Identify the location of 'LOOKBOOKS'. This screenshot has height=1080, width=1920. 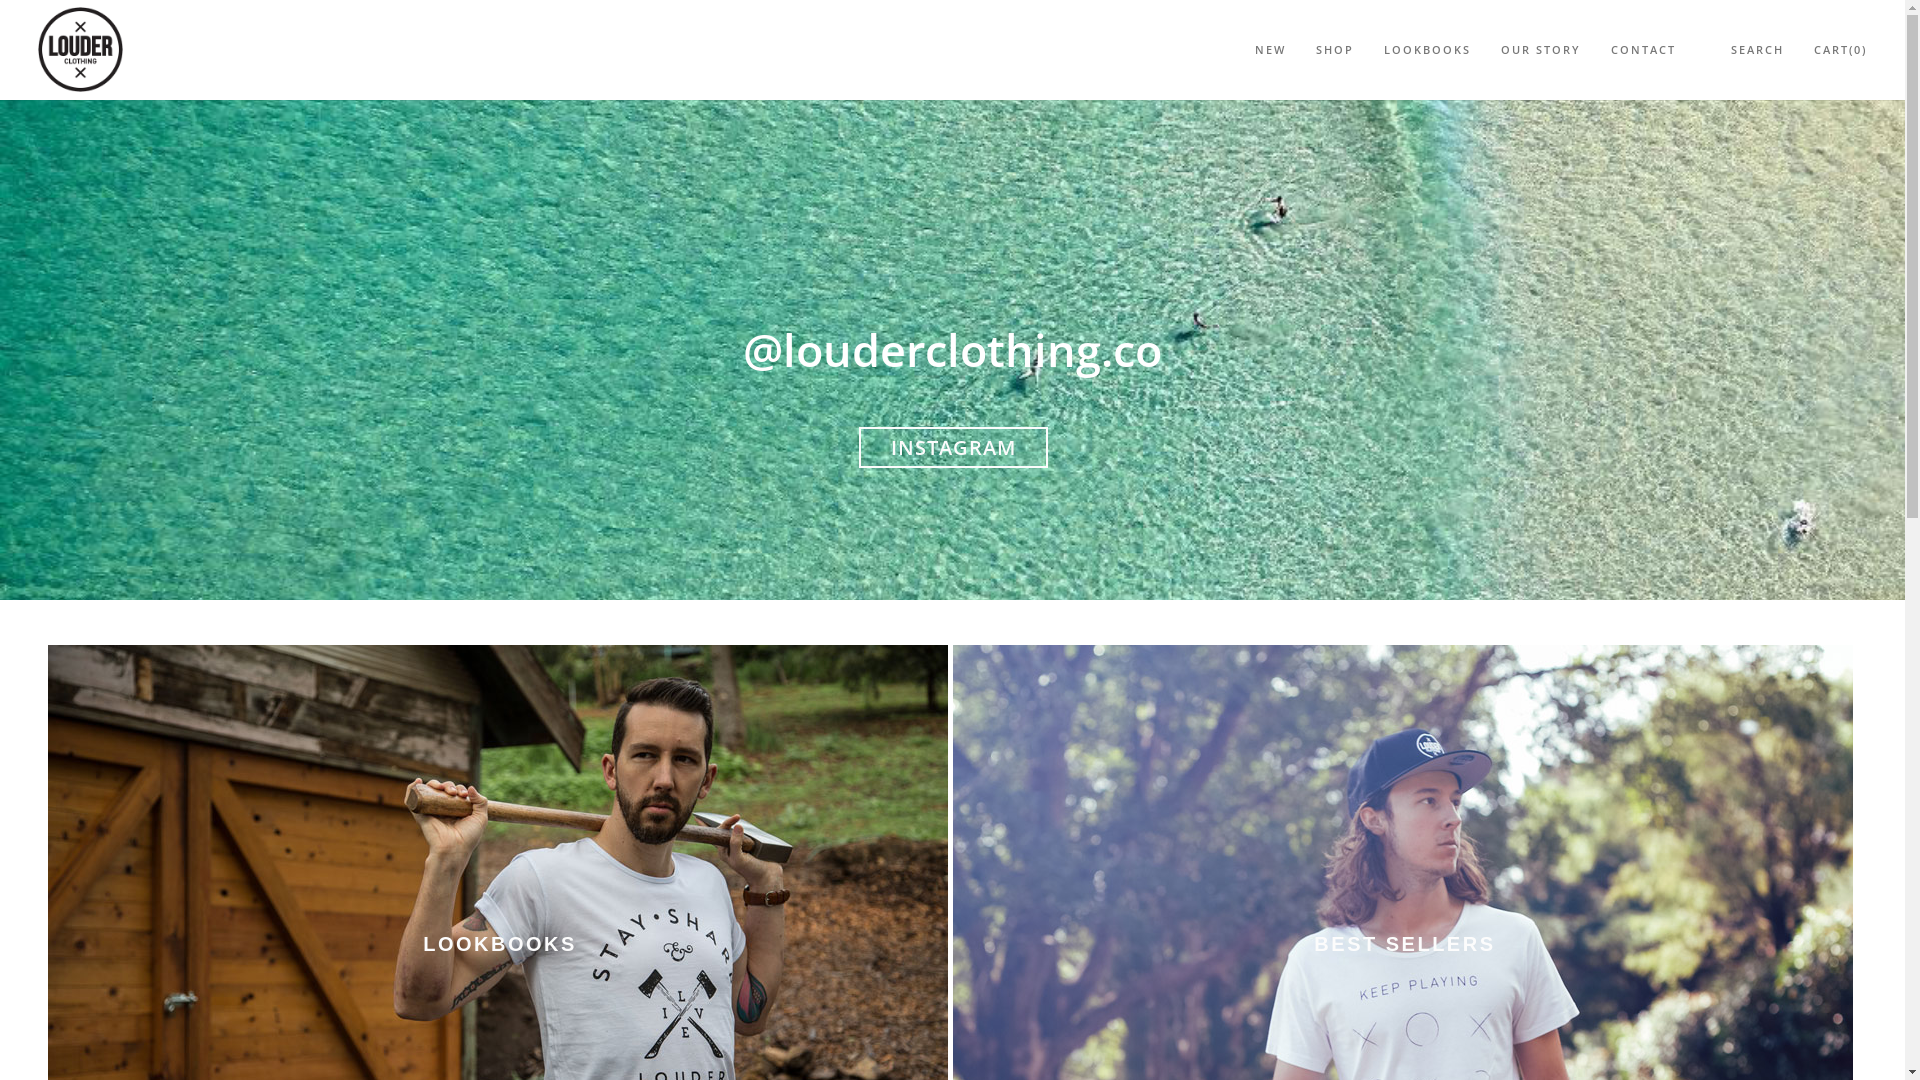
(1426, 49).